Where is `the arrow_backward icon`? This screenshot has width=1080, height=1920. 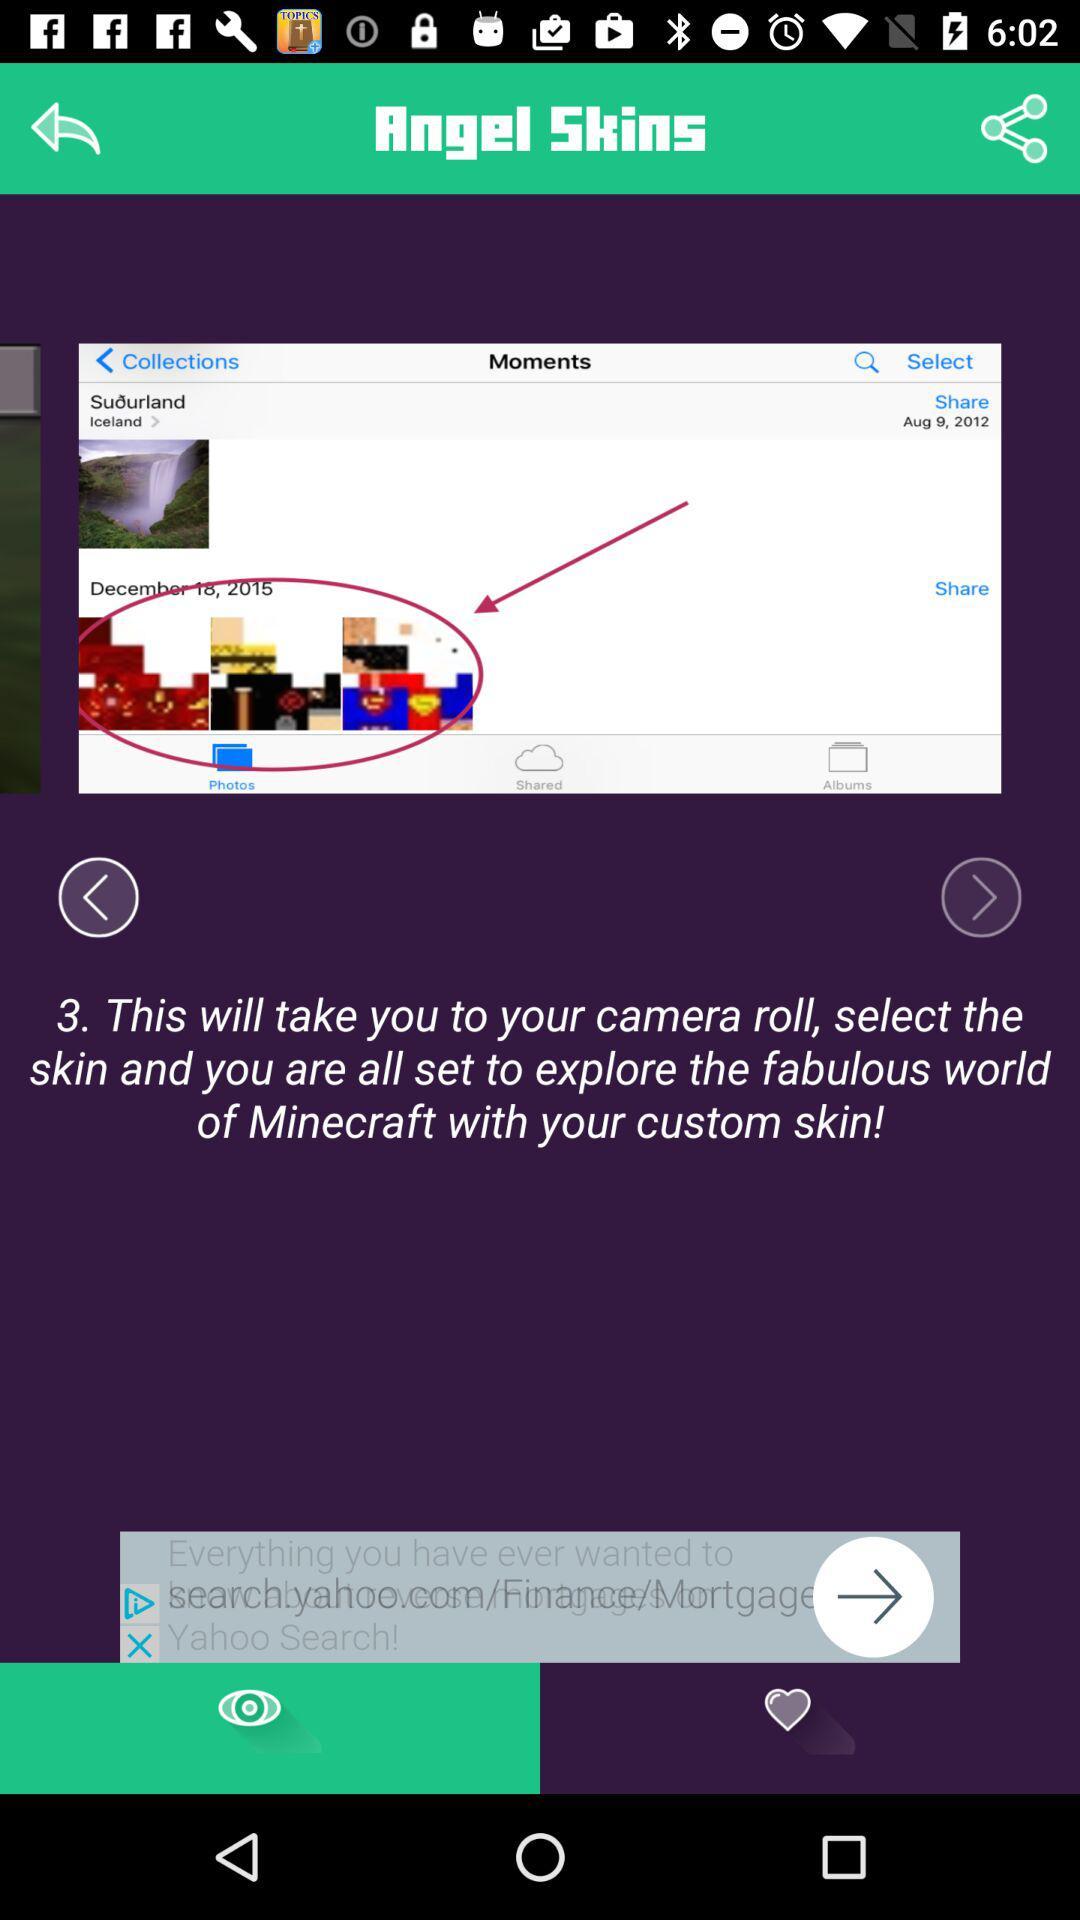
the arrow_backward icon is located at coordinates (98, 896).